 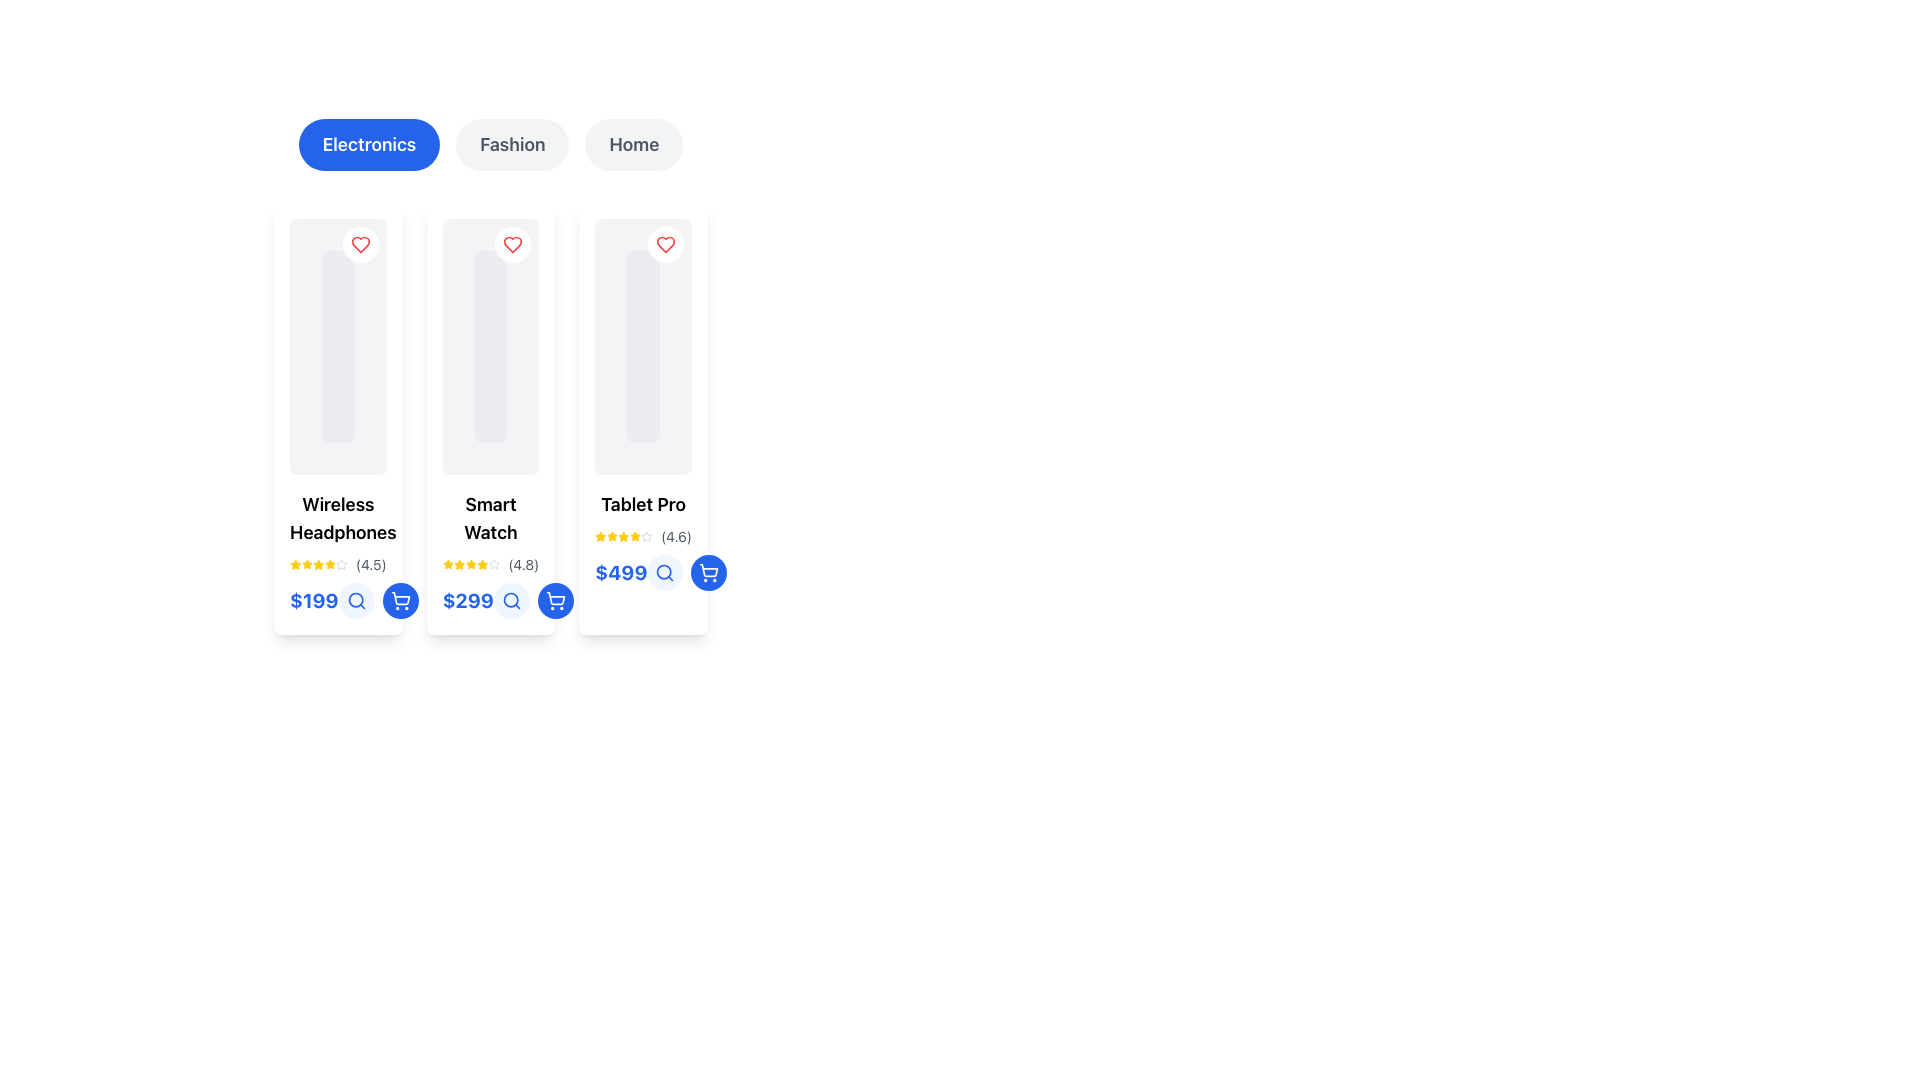 I want to click on the yellow star-shaped icon located, so click(x=623, y=535).